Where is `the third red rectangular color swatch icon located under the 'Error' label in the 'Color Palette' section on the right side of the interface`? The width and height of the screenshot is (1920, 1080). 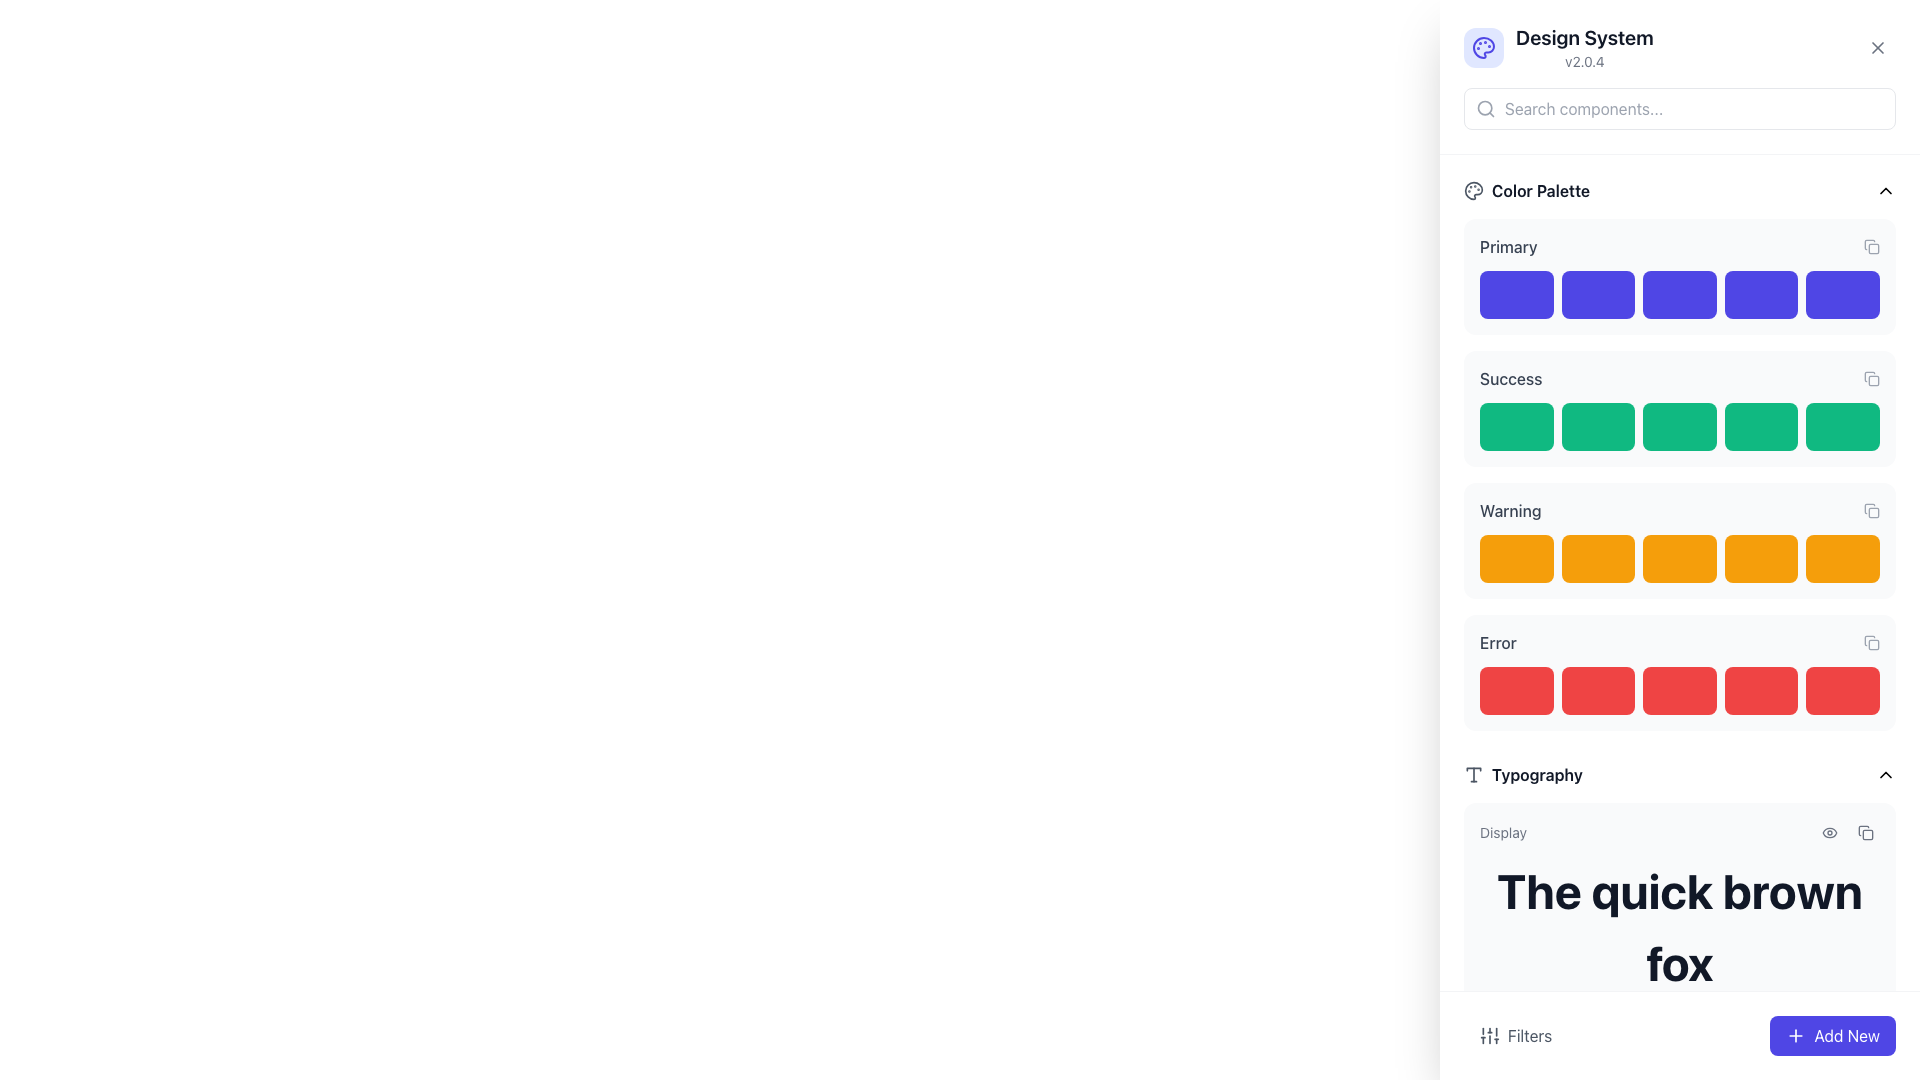
the third red rectangular color swatch icon located under the 'Error' label in the 'Color Palette' section on the right side of the interface is located at coordinates (1680, 689).